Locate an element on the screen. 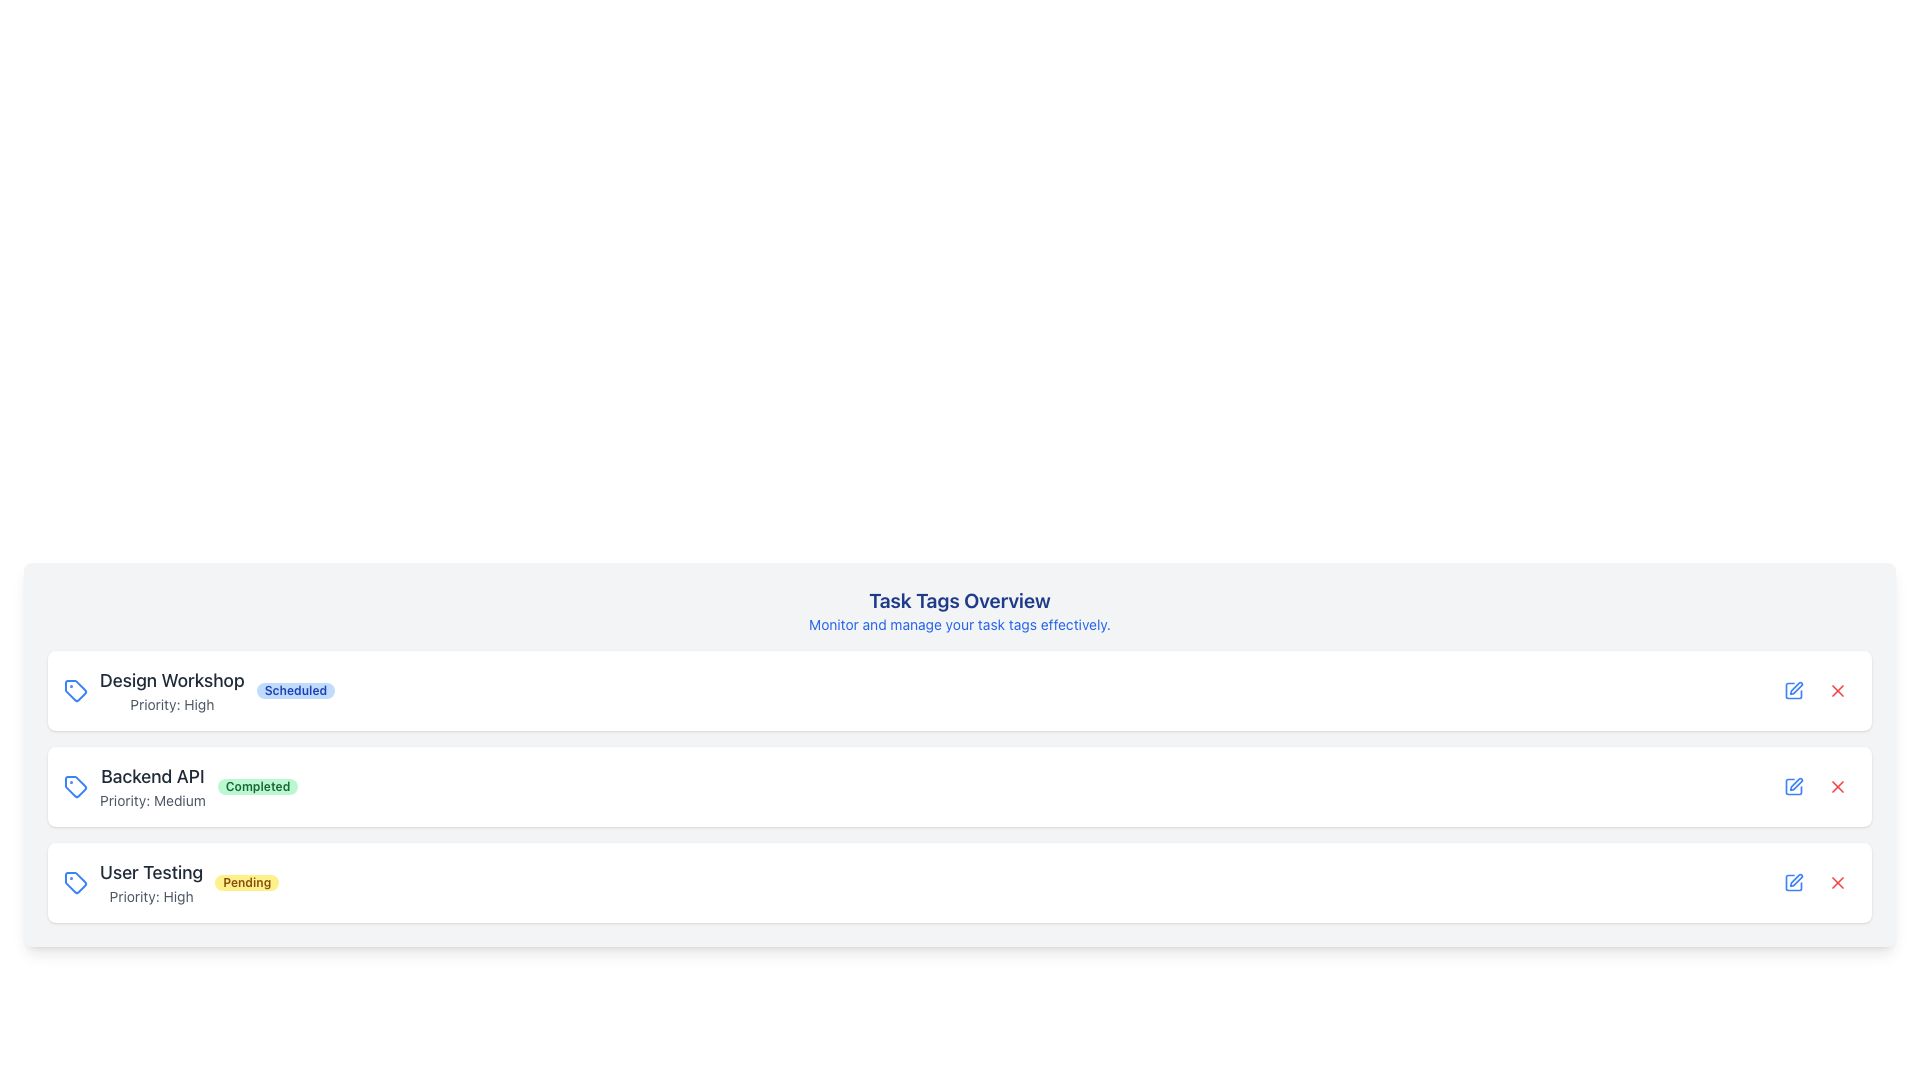 This screenshot has height=1080, width=1920. the 'Pending' tag on the third task card in the vertical list to change the task status is located at coordinates (171, 882).